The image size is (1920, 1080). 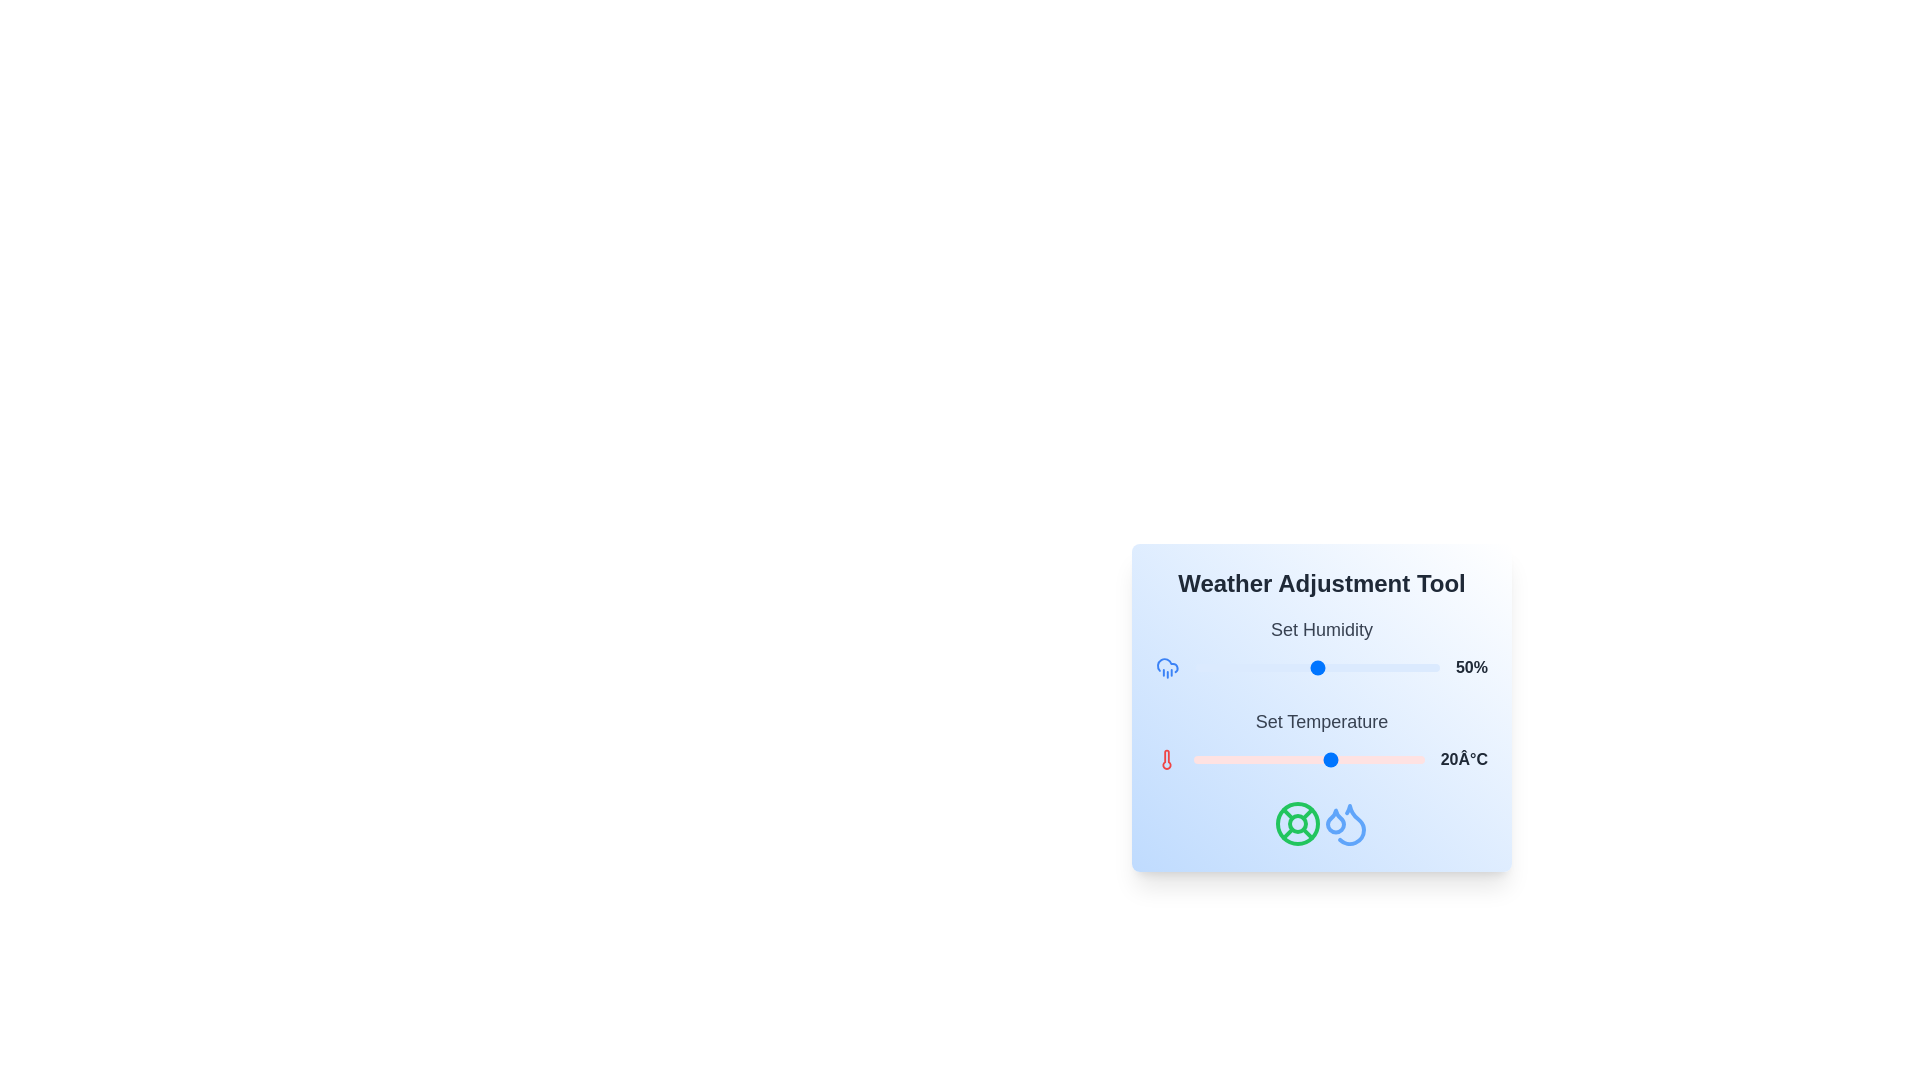 I want to click on the temperature slider to set the temperature to -2°C, so click(x=1230, y=759).